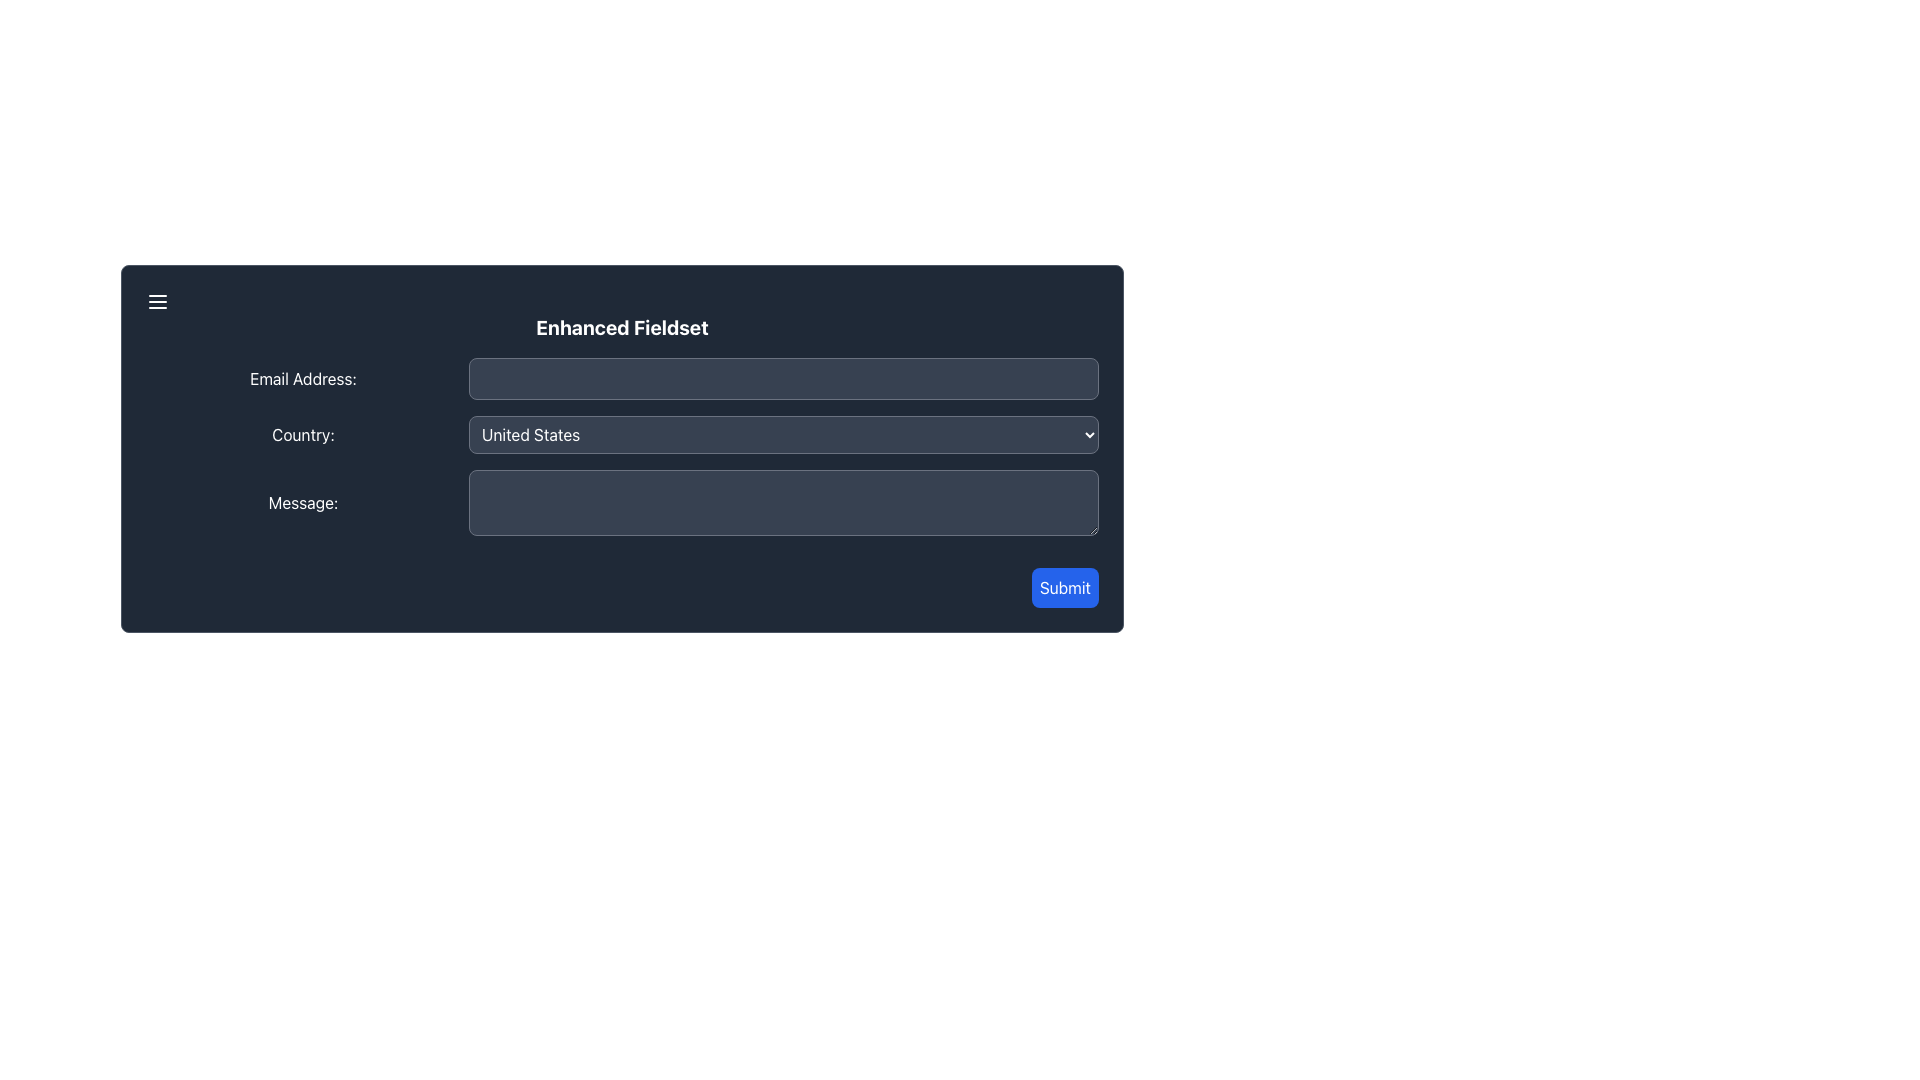  Describe the element at coordinates (782, 434) in the screenshot. I see `the dropdown menu with the default option 'United States'` at that location.